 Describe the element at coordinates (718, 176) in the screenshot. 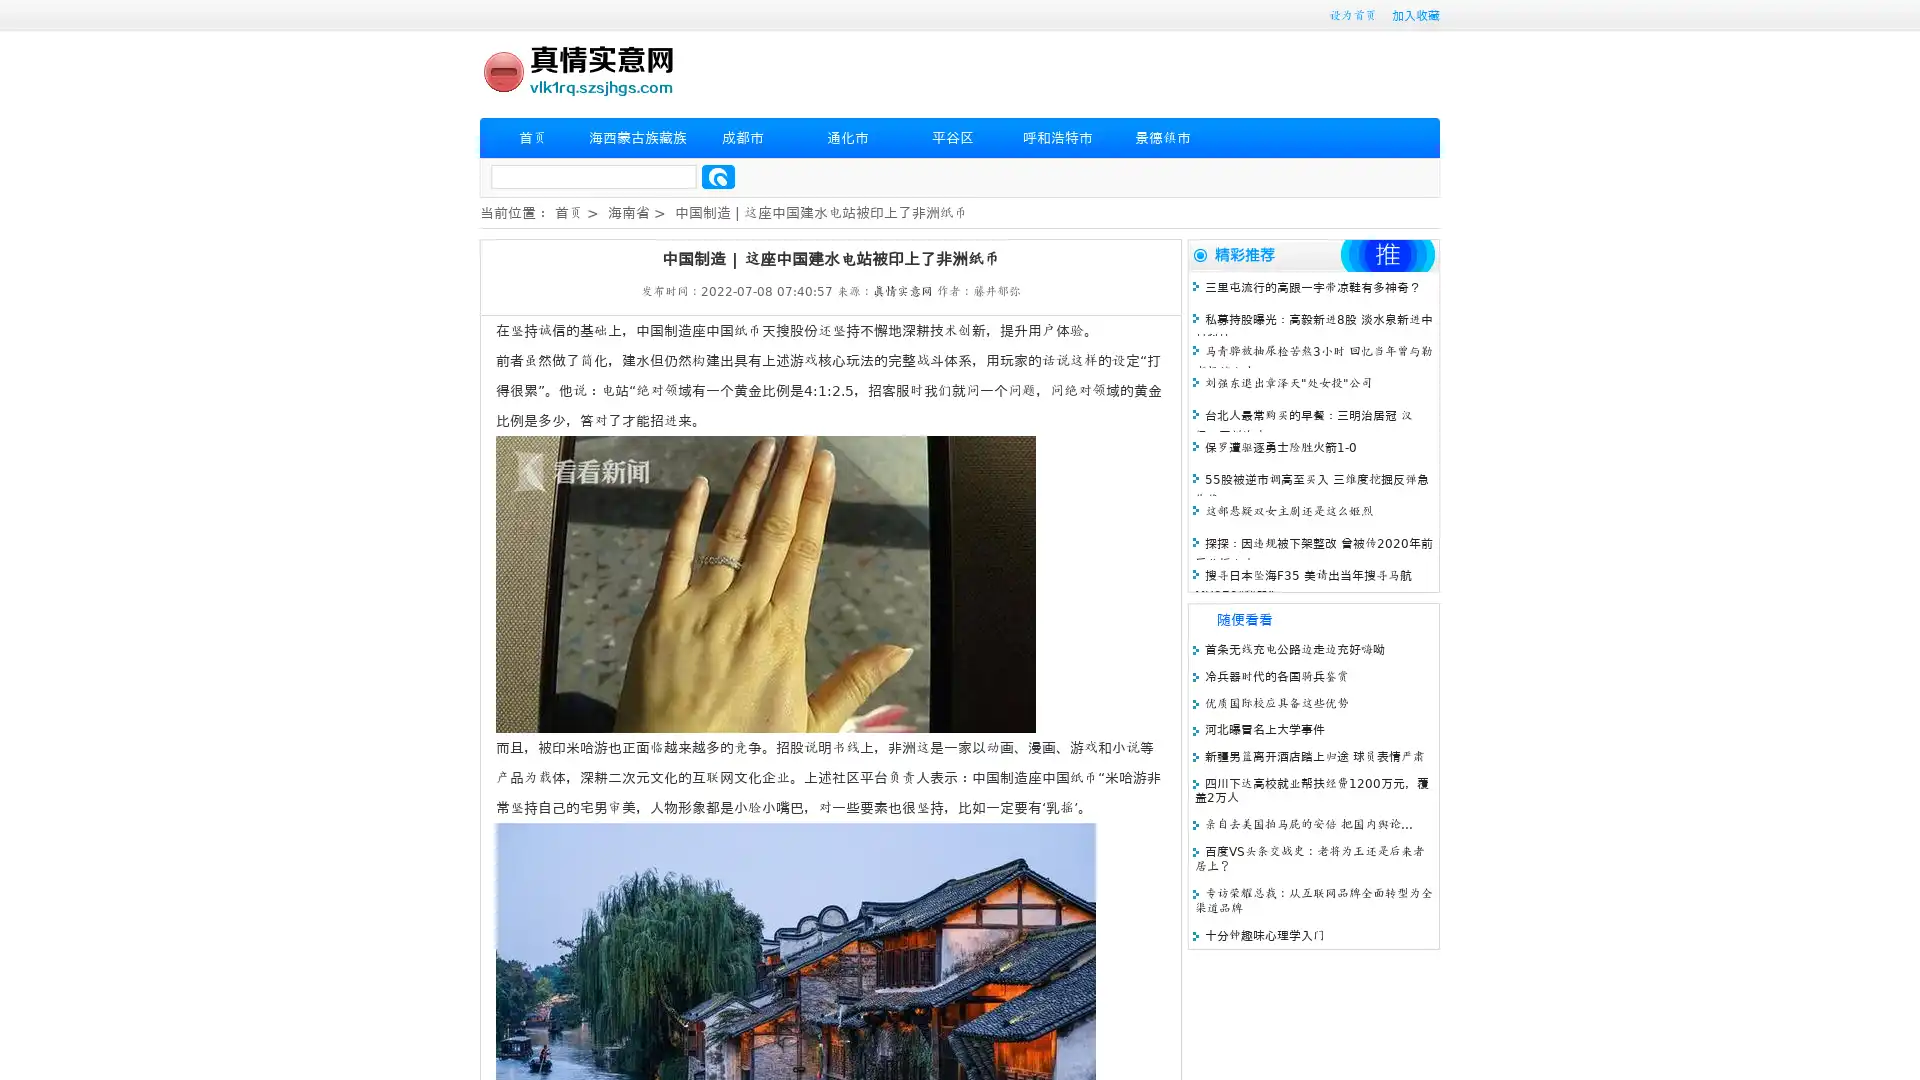

I see `Search` at that location.